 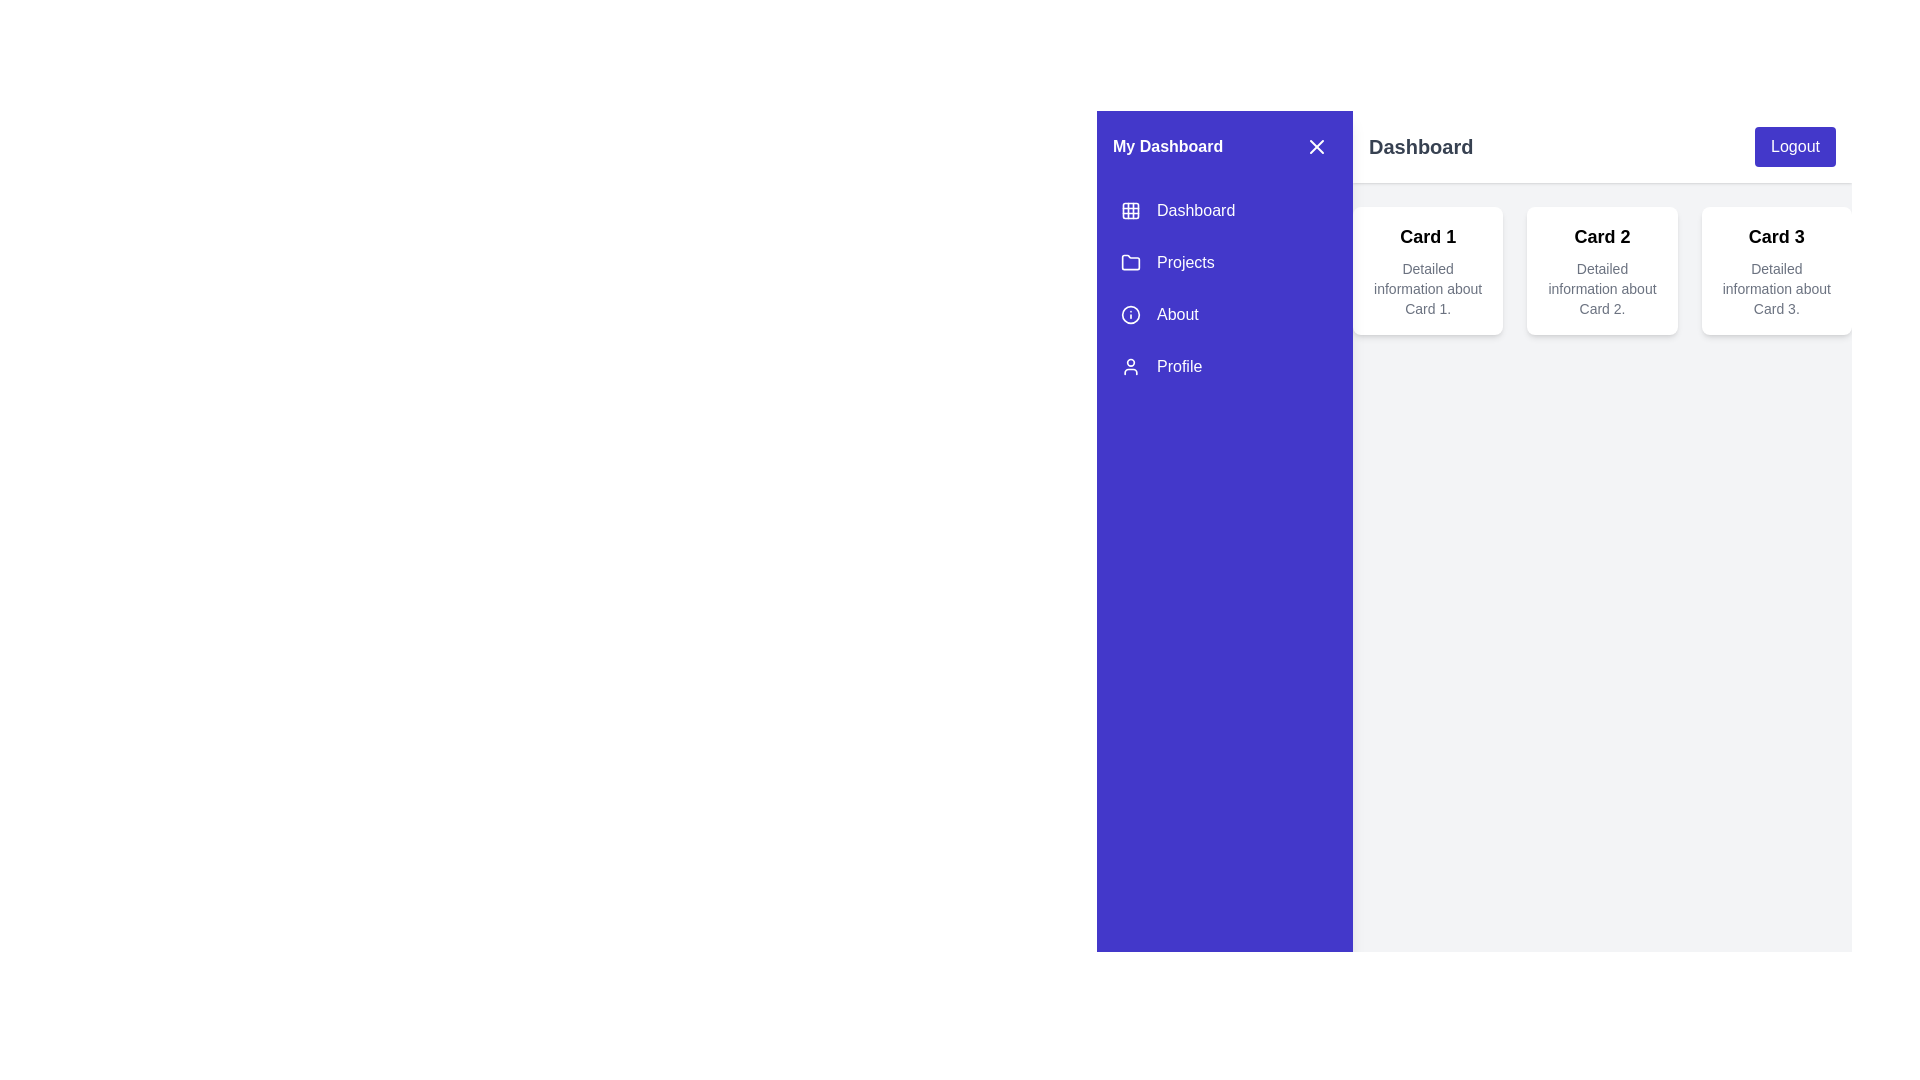 I want to click on the text element labeled 'Card 1' located at the top-center of its card, which serves as a title for the card's content, so click(x=1427, y=235).